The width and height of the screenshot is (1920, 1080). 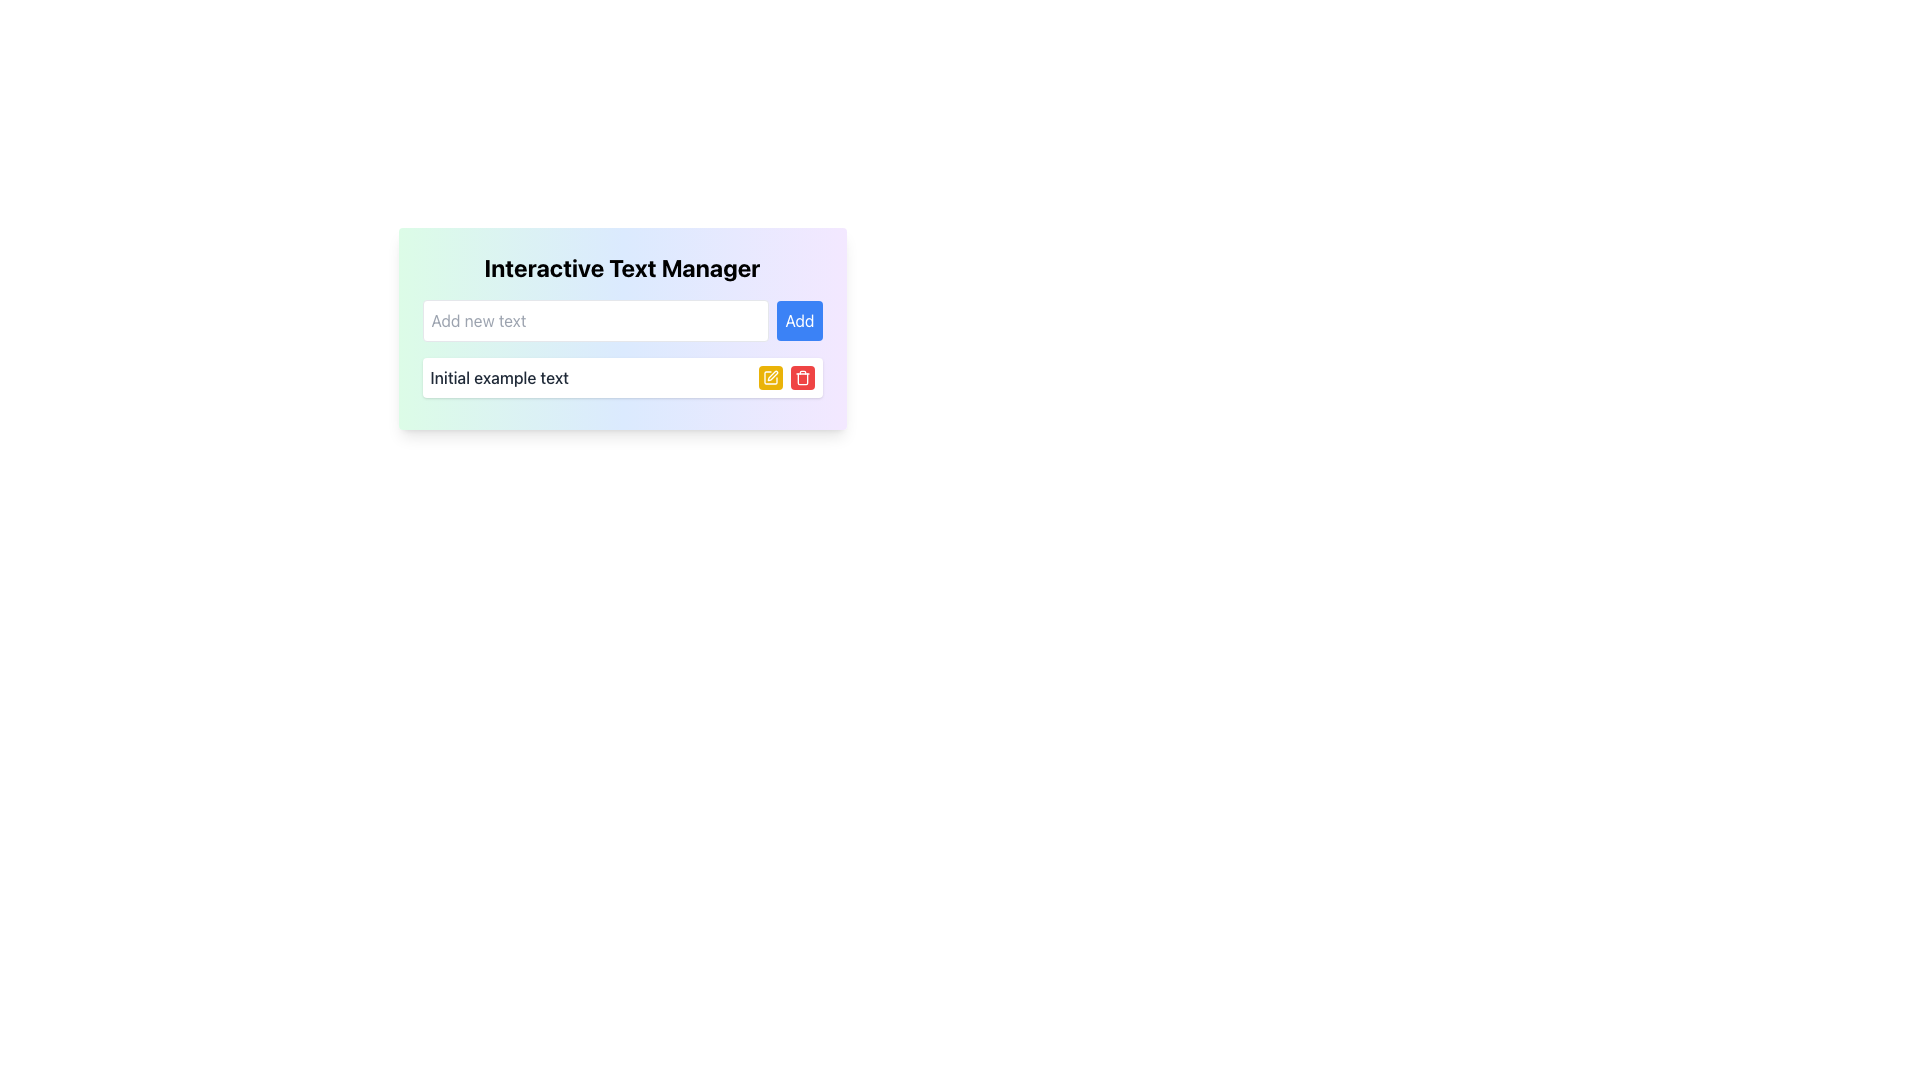 What do you see at coordinates (769, 378) in the screenshot?
I see `the edit button located to the right of the text field labeled 'Initial example text'` at bounding box center [769, 378].